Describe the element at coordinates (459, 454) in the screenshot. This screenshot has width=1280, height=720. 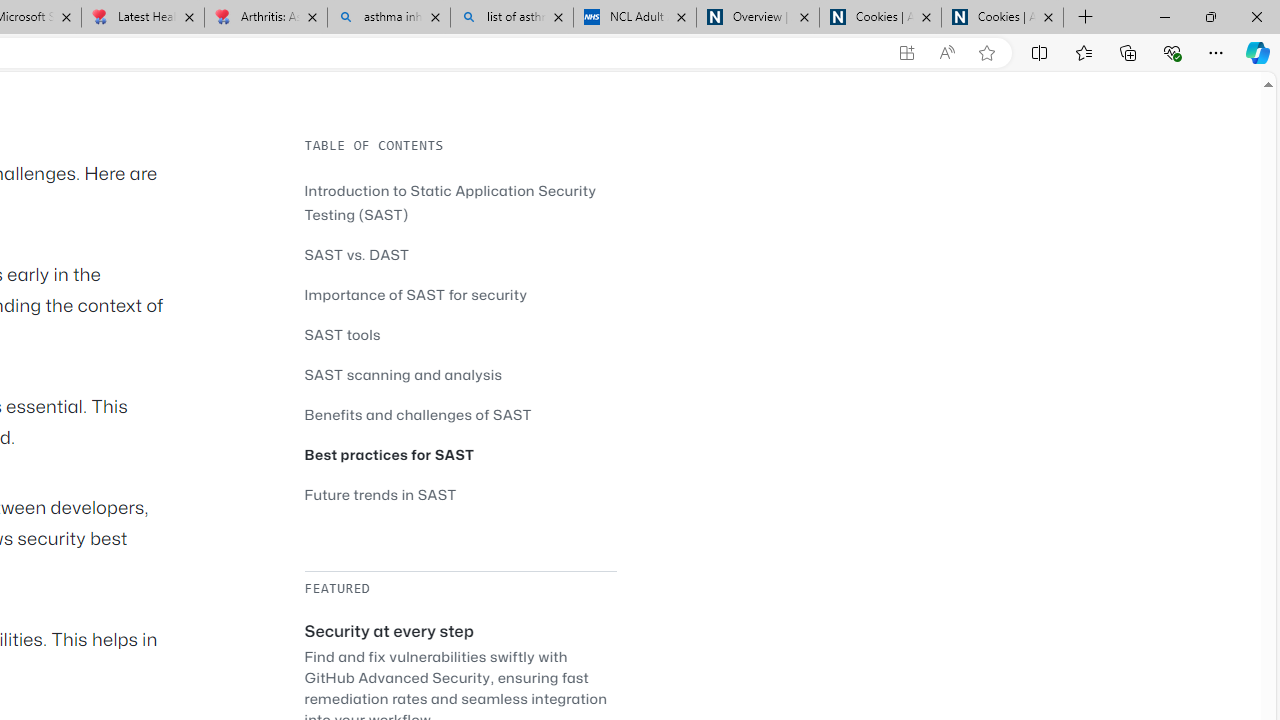
I see `'Best practices for SAST'` at that location.